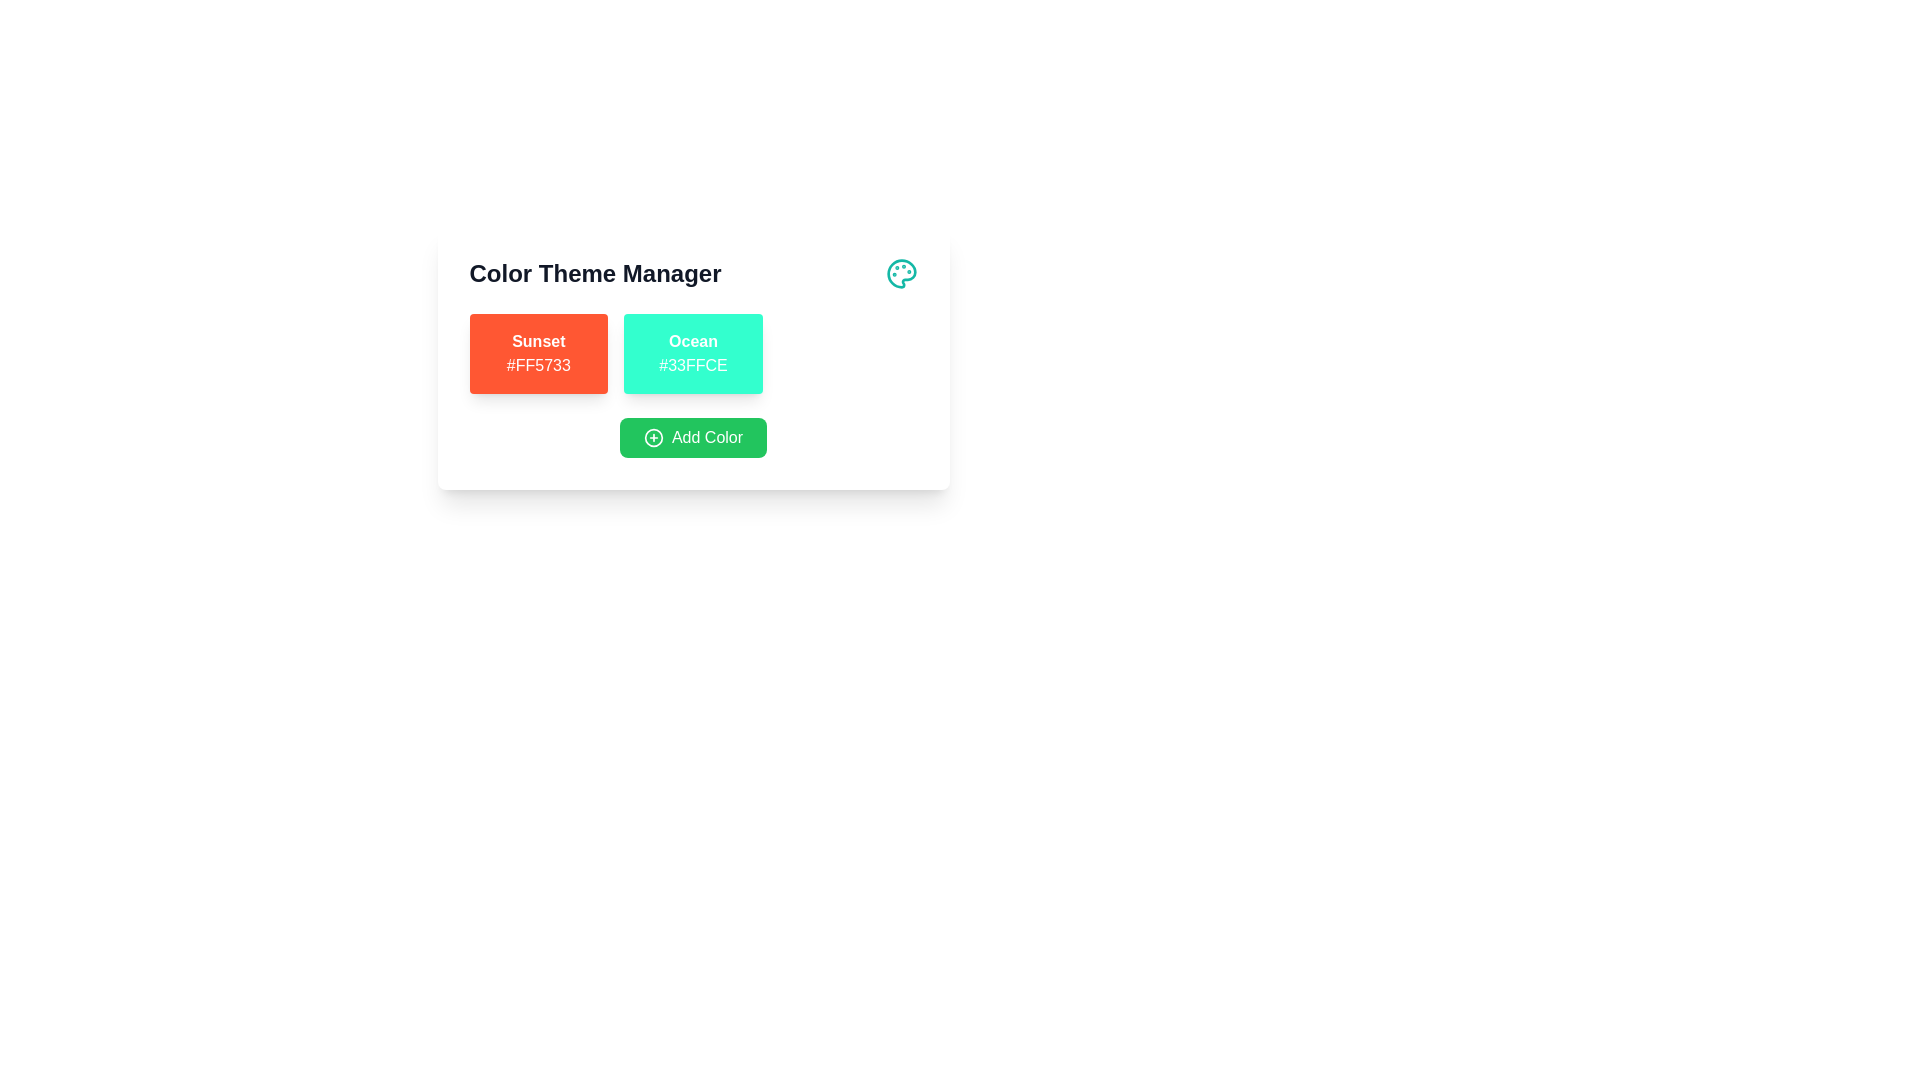 The width and height of the screenshot is (1920, 1080). Describe the element at coordinates (693, 437) in the screenshot. I see `the 'Add Color' button with a bright green background located at the bottom of the 'Color Theme Manager' section` at that location.